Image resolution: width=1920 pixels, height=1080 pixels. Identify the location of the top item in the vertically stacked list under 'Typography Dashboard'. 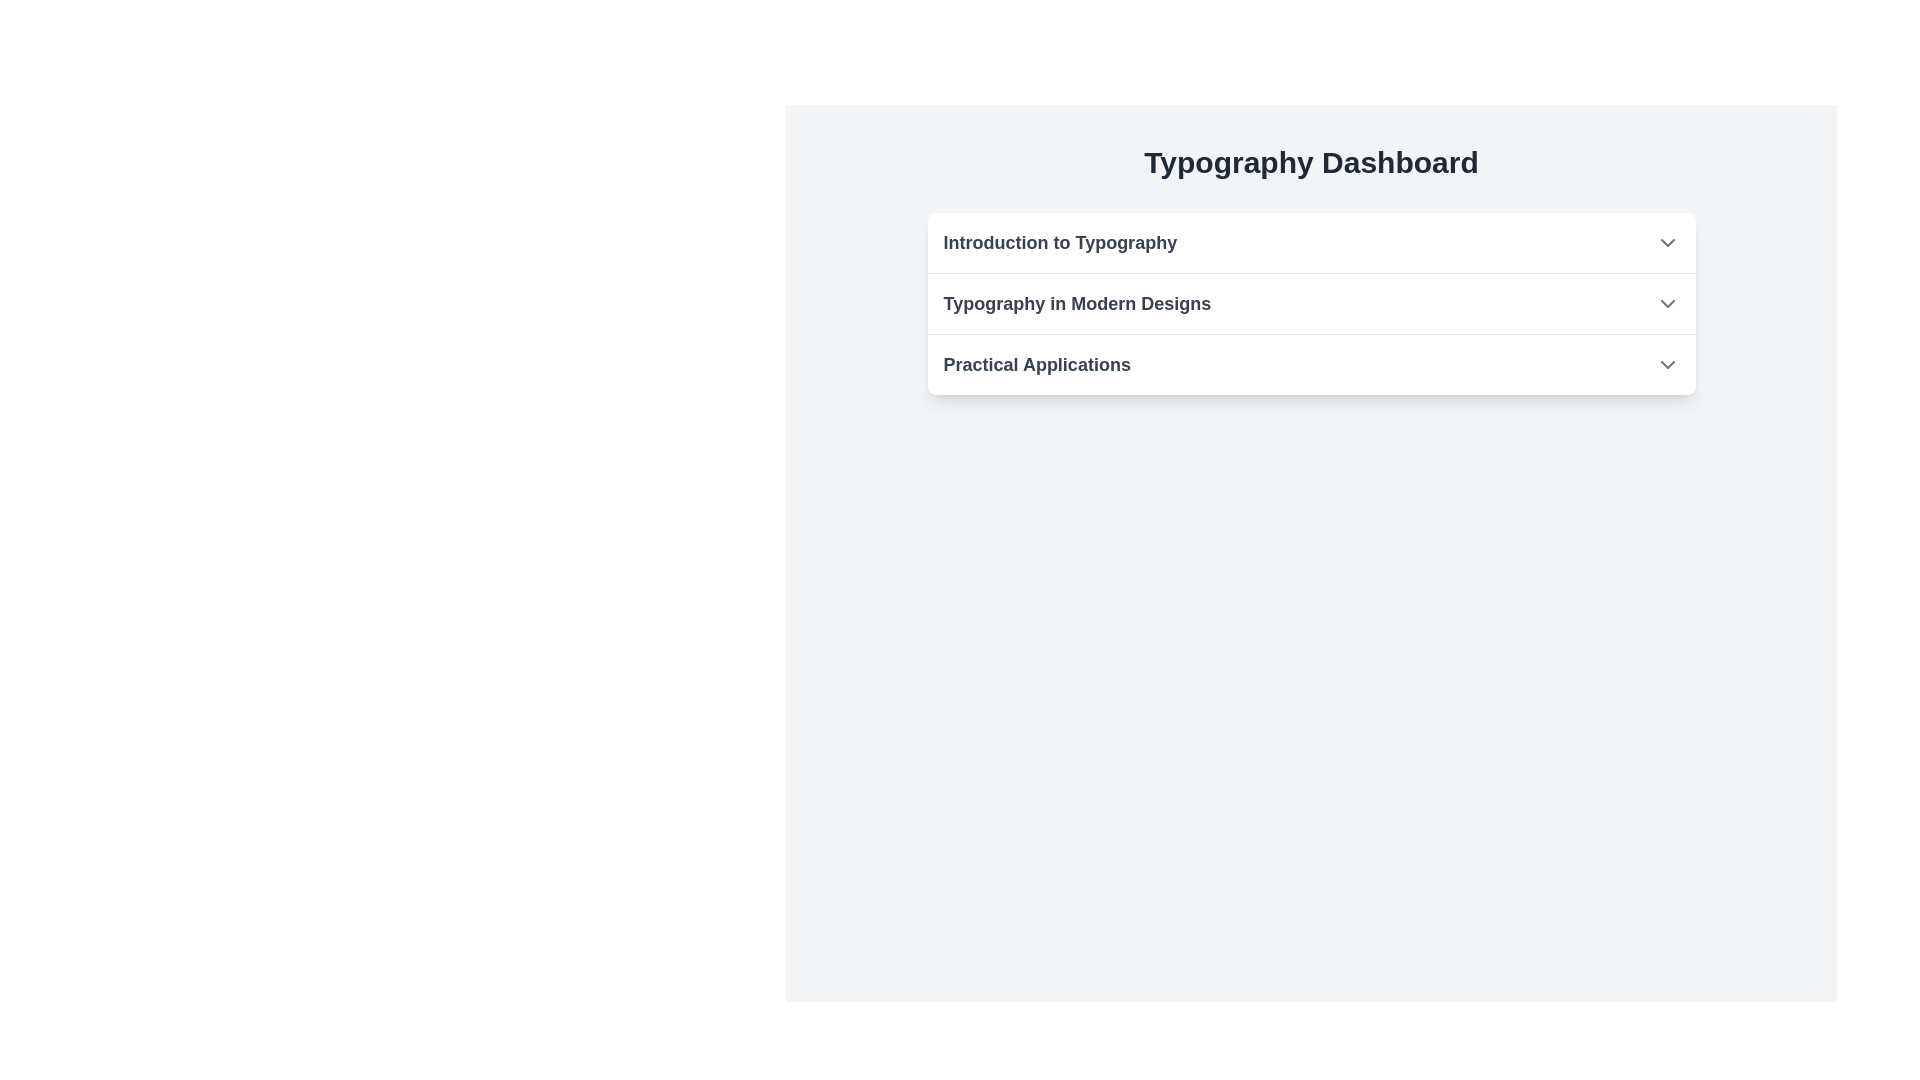
(1311, 242).